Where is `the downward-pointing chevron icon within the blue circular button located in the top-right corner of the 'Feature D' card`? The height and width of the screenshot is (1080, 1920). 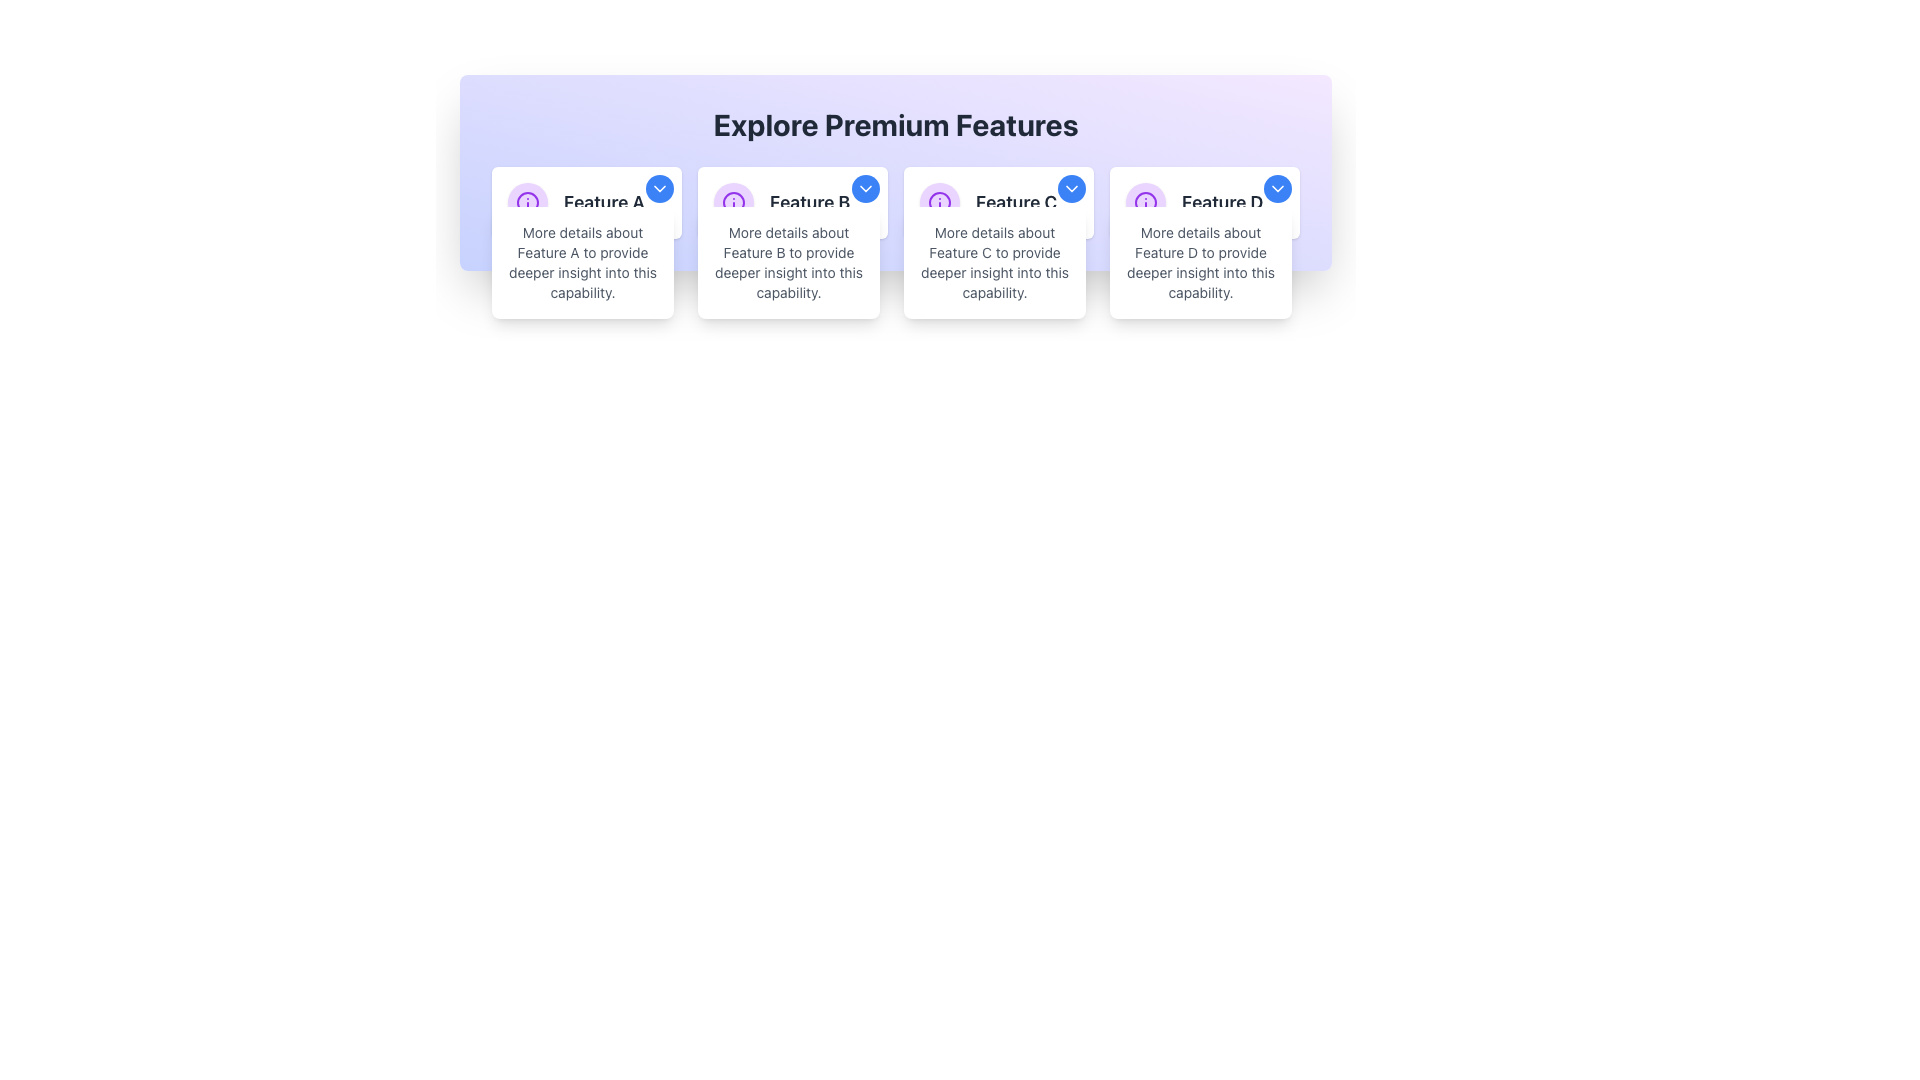 the downward-pointing chevron icon within the blue circular button located in the top-right corner of the 'Feature D' card is located at coordinates (1276, 189).